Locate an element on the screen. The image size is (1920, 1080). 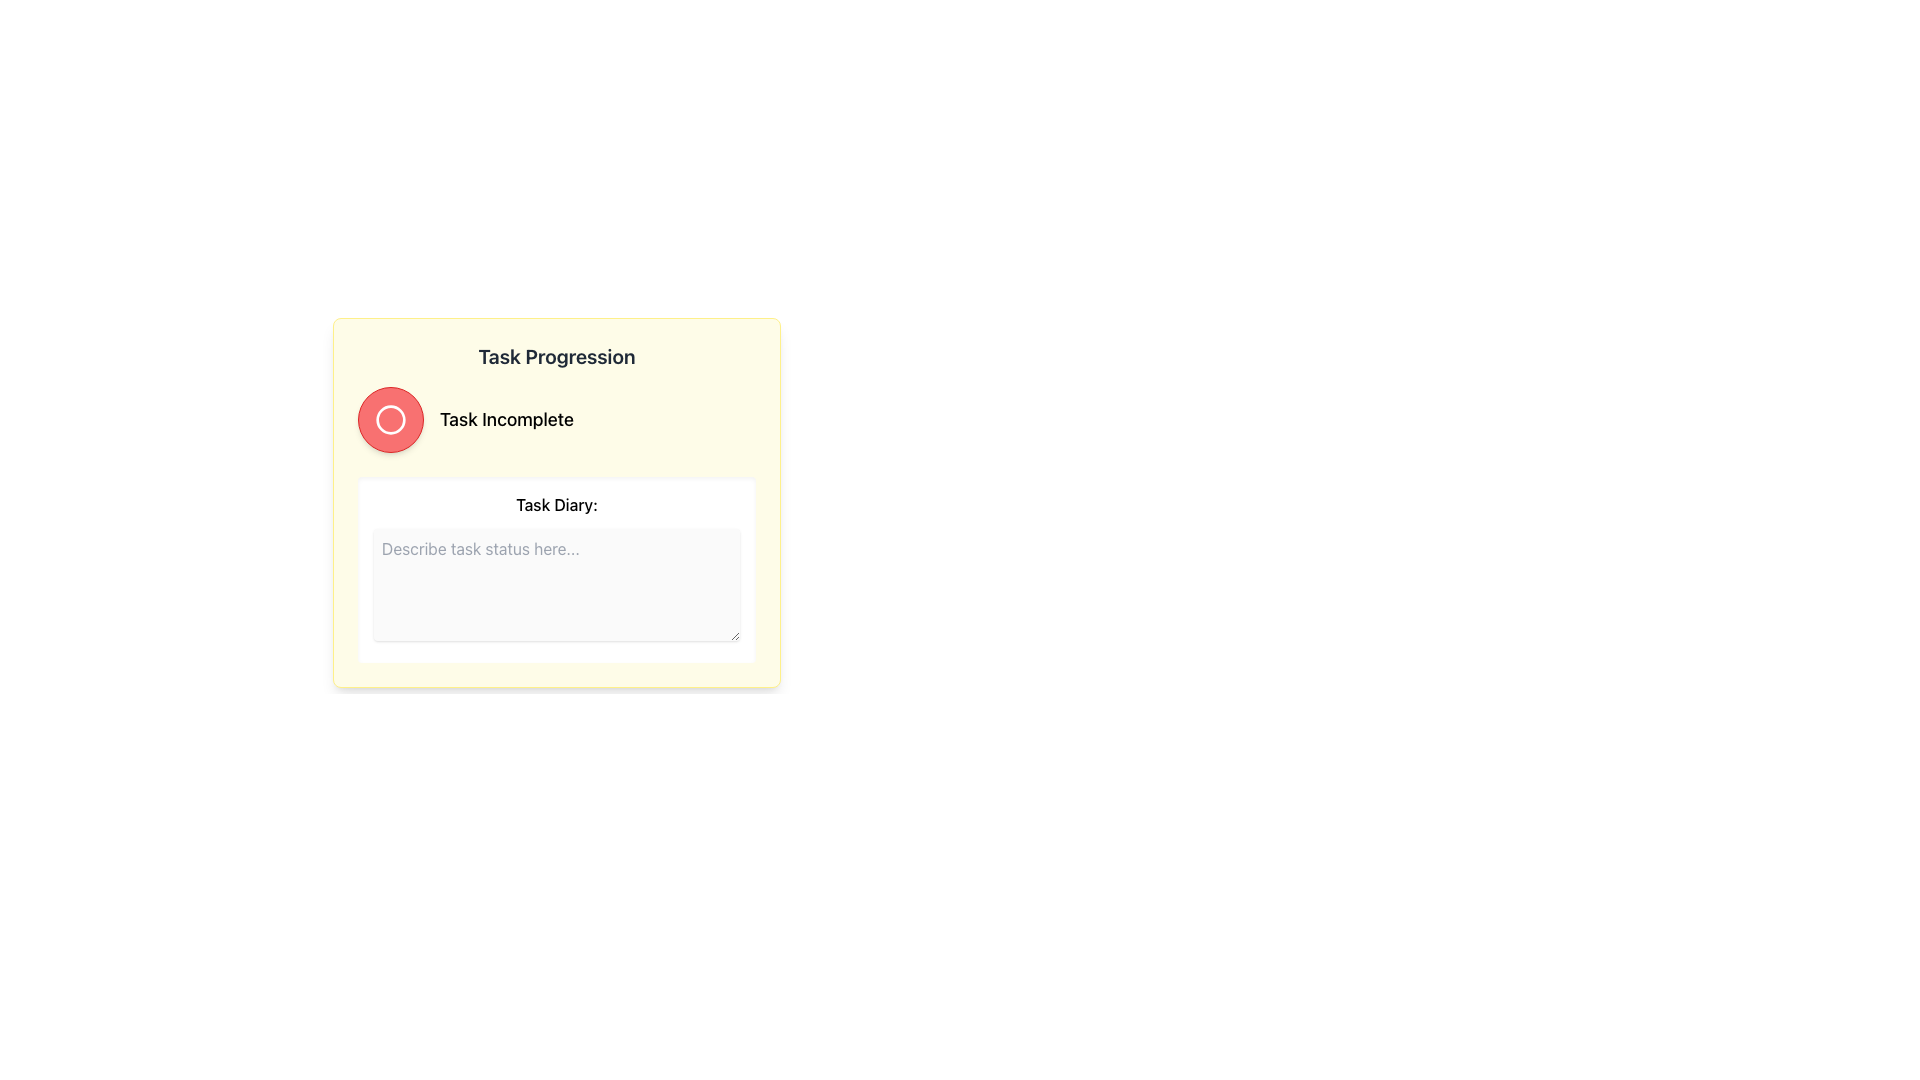
the text label saying 'Task Diary:', which is styled with a medium-sized bold font and positioned above the text area input field is located at coordinates (556, 504).